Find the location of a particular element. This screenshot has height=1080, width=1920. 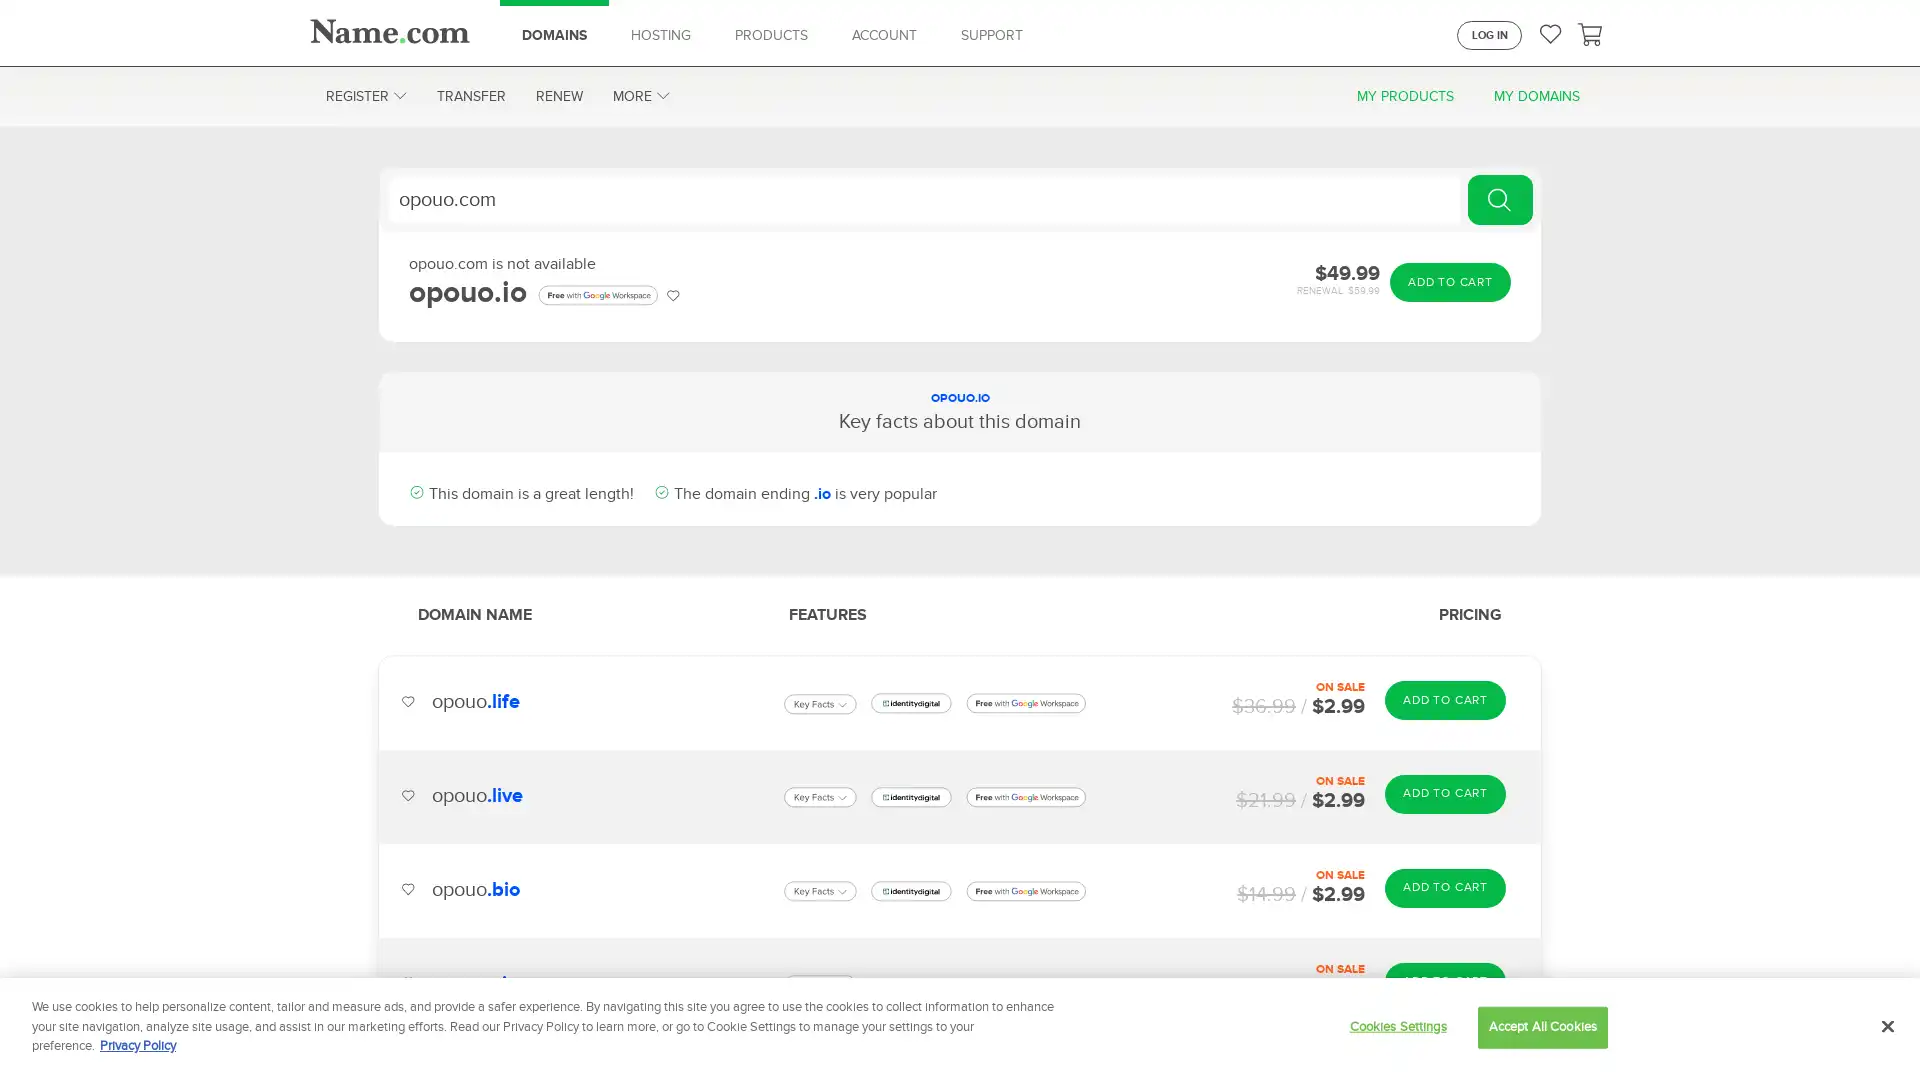

ADD TO CART is located at coordinates (1445, 698).